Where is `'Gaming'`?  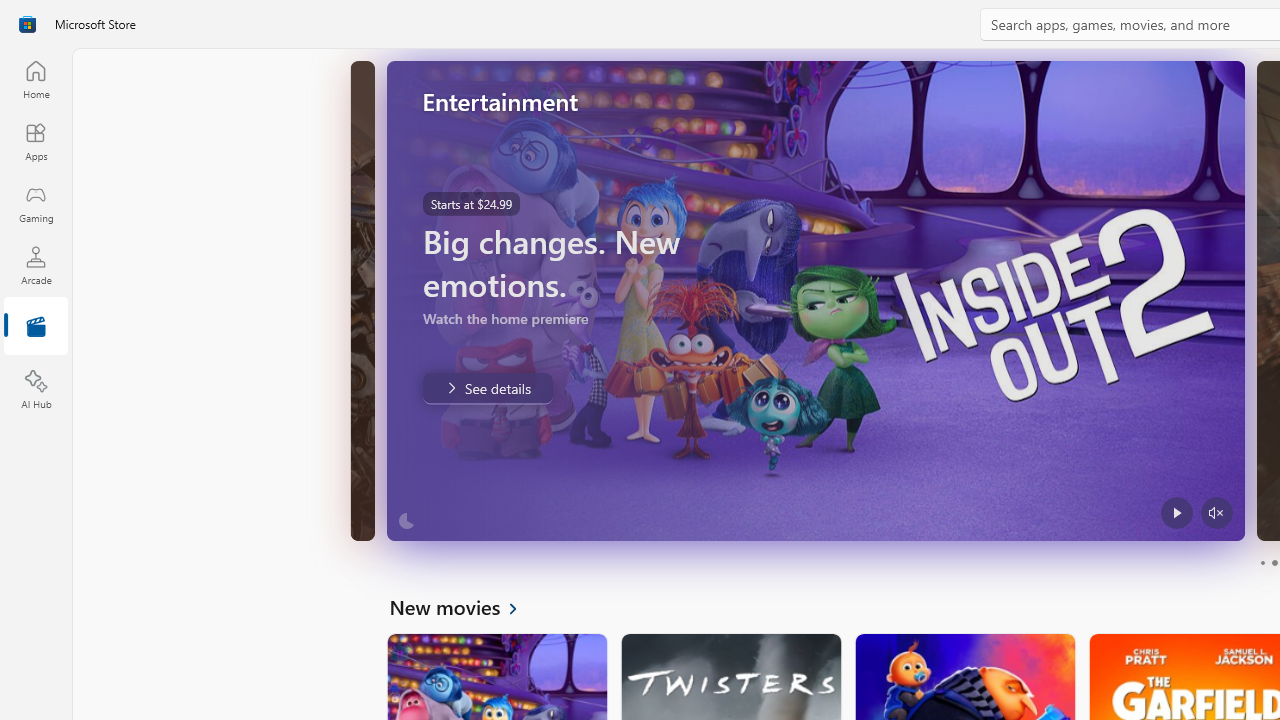 'Gaming' is located at coordinates (35, 203).